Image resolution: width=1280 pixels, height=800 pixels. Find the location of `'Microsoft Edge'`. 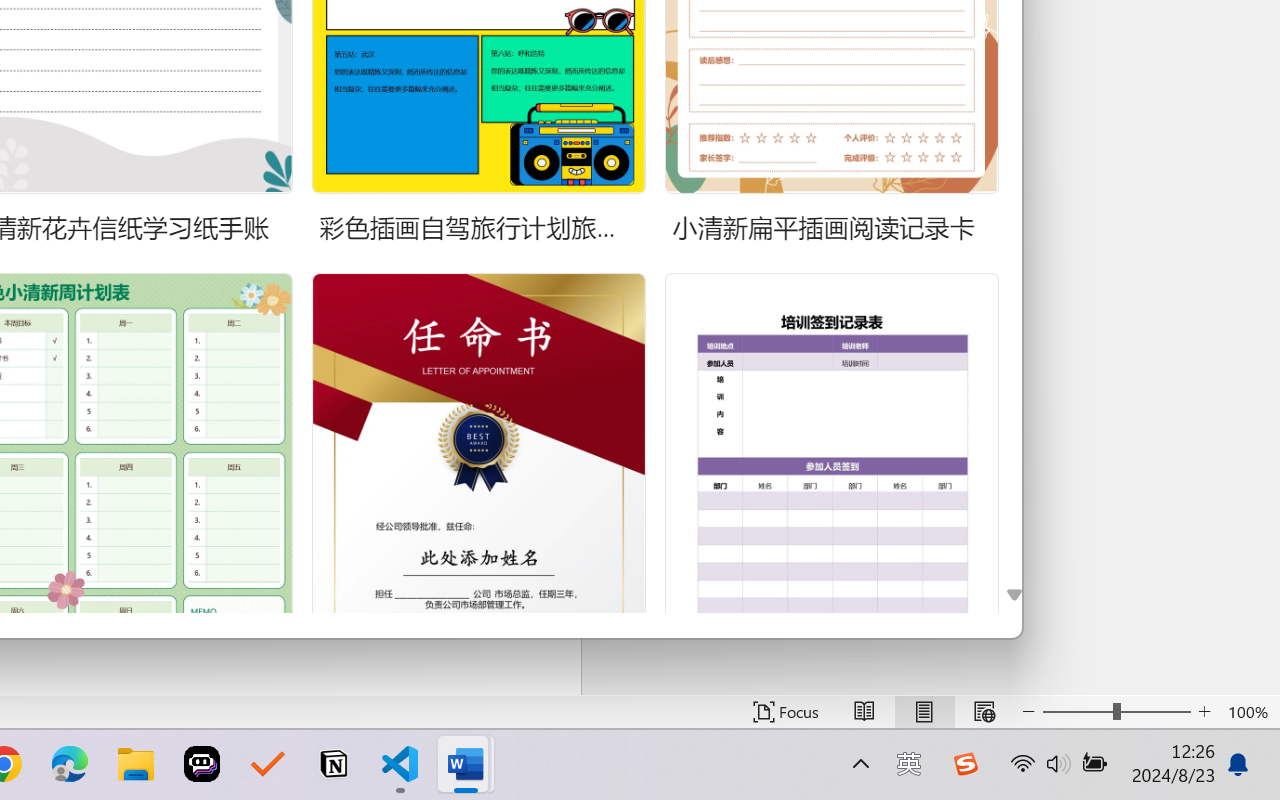

'Microsoft Edge' is located at coordinates (69, 764).